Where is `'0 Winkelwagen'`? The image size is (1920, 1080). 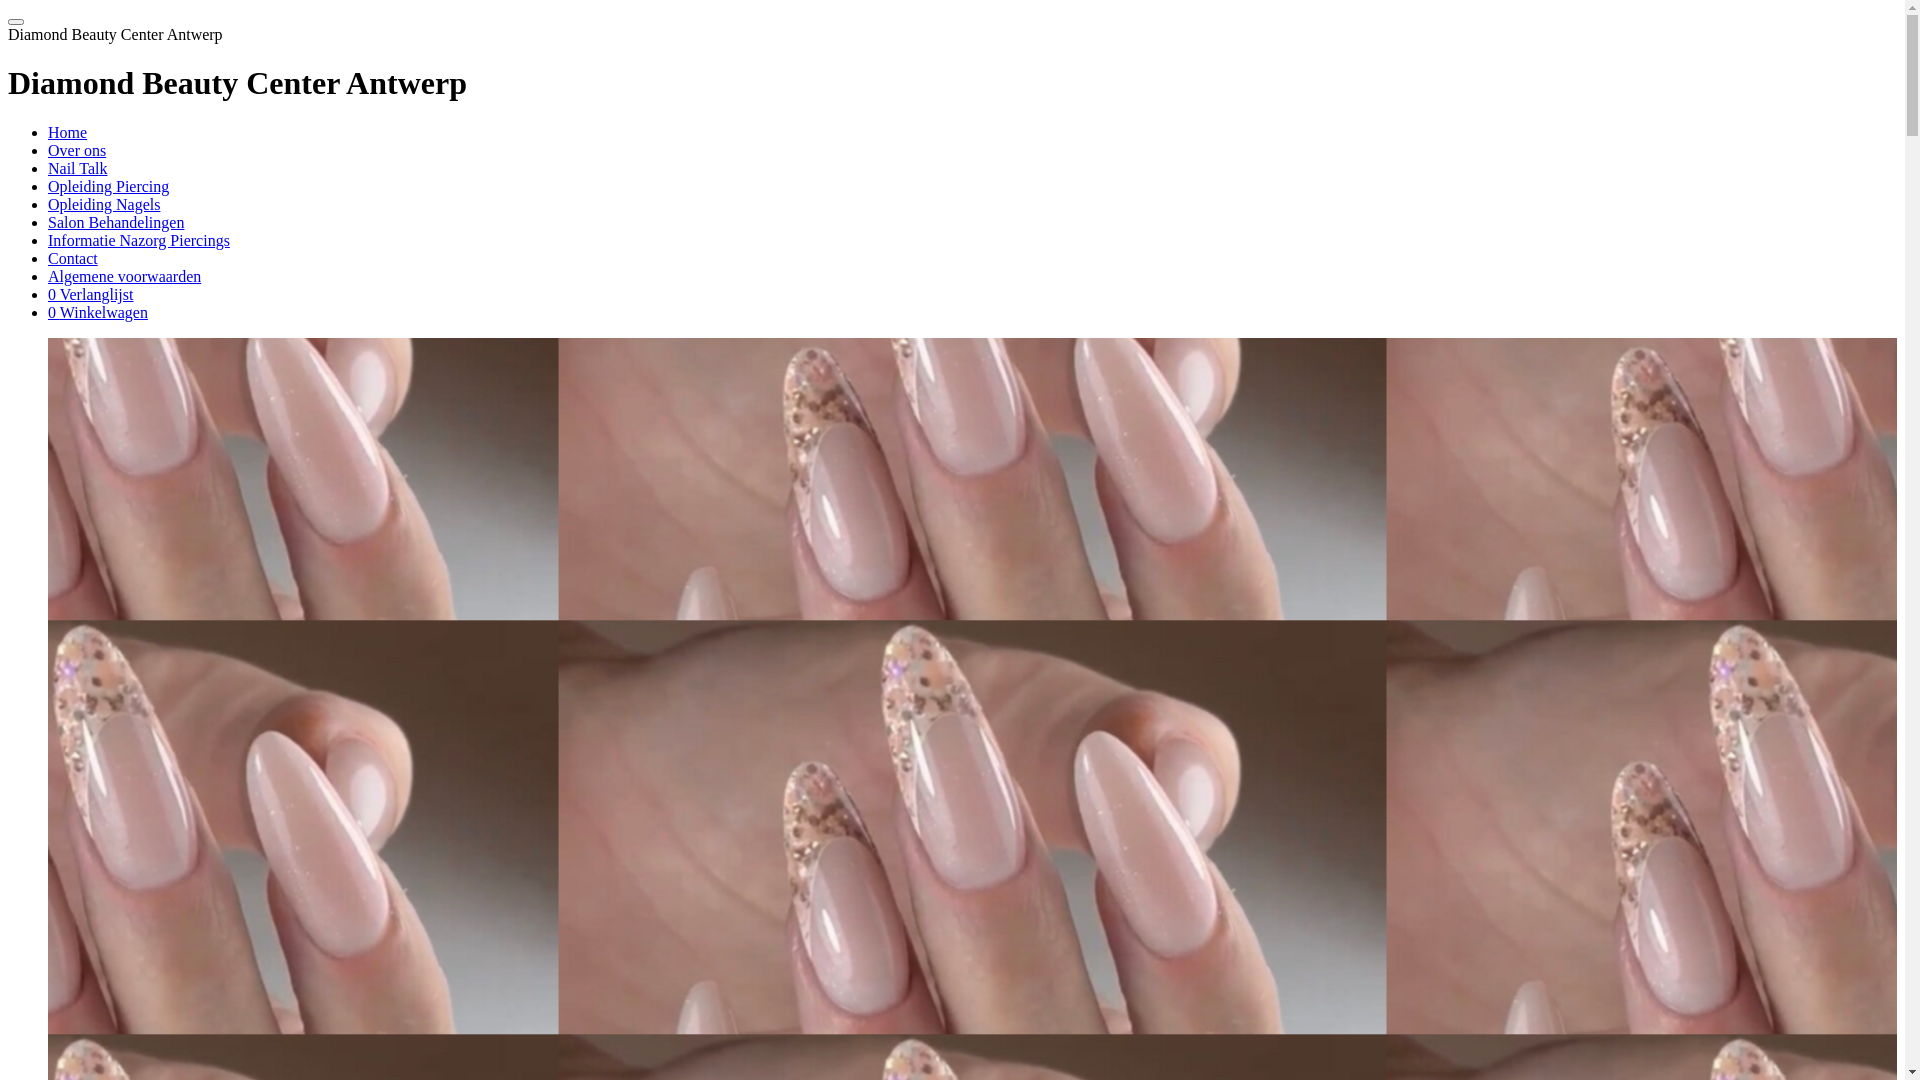
'0 Winkelwagen' is located at coordinates (96, 312).